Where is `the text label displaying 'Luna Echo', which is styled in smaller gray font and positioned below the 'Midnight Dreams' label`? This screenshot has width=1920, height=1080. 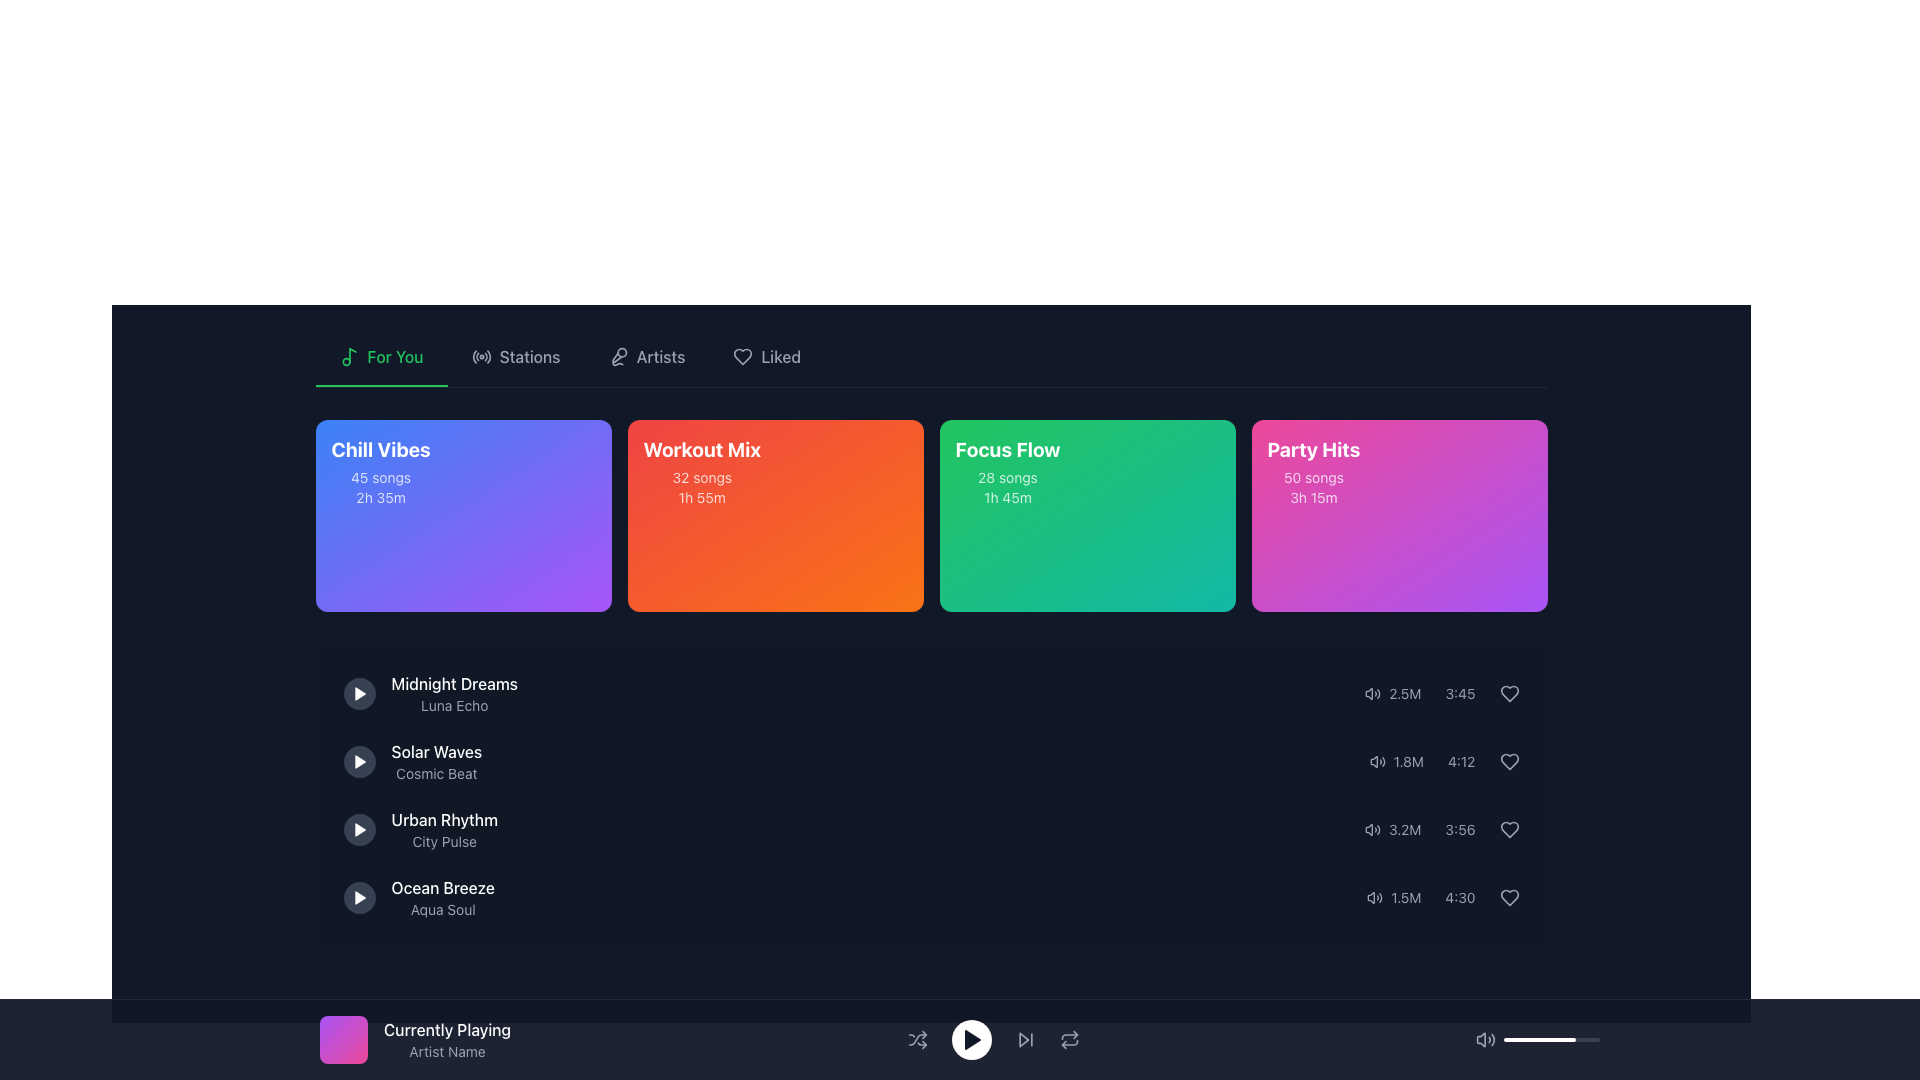 the text label displaying 'Luna Echo', which is styled in smaller gray font and positioned below the 'Midnight Dreams' label is located at coordinates (453, 704).